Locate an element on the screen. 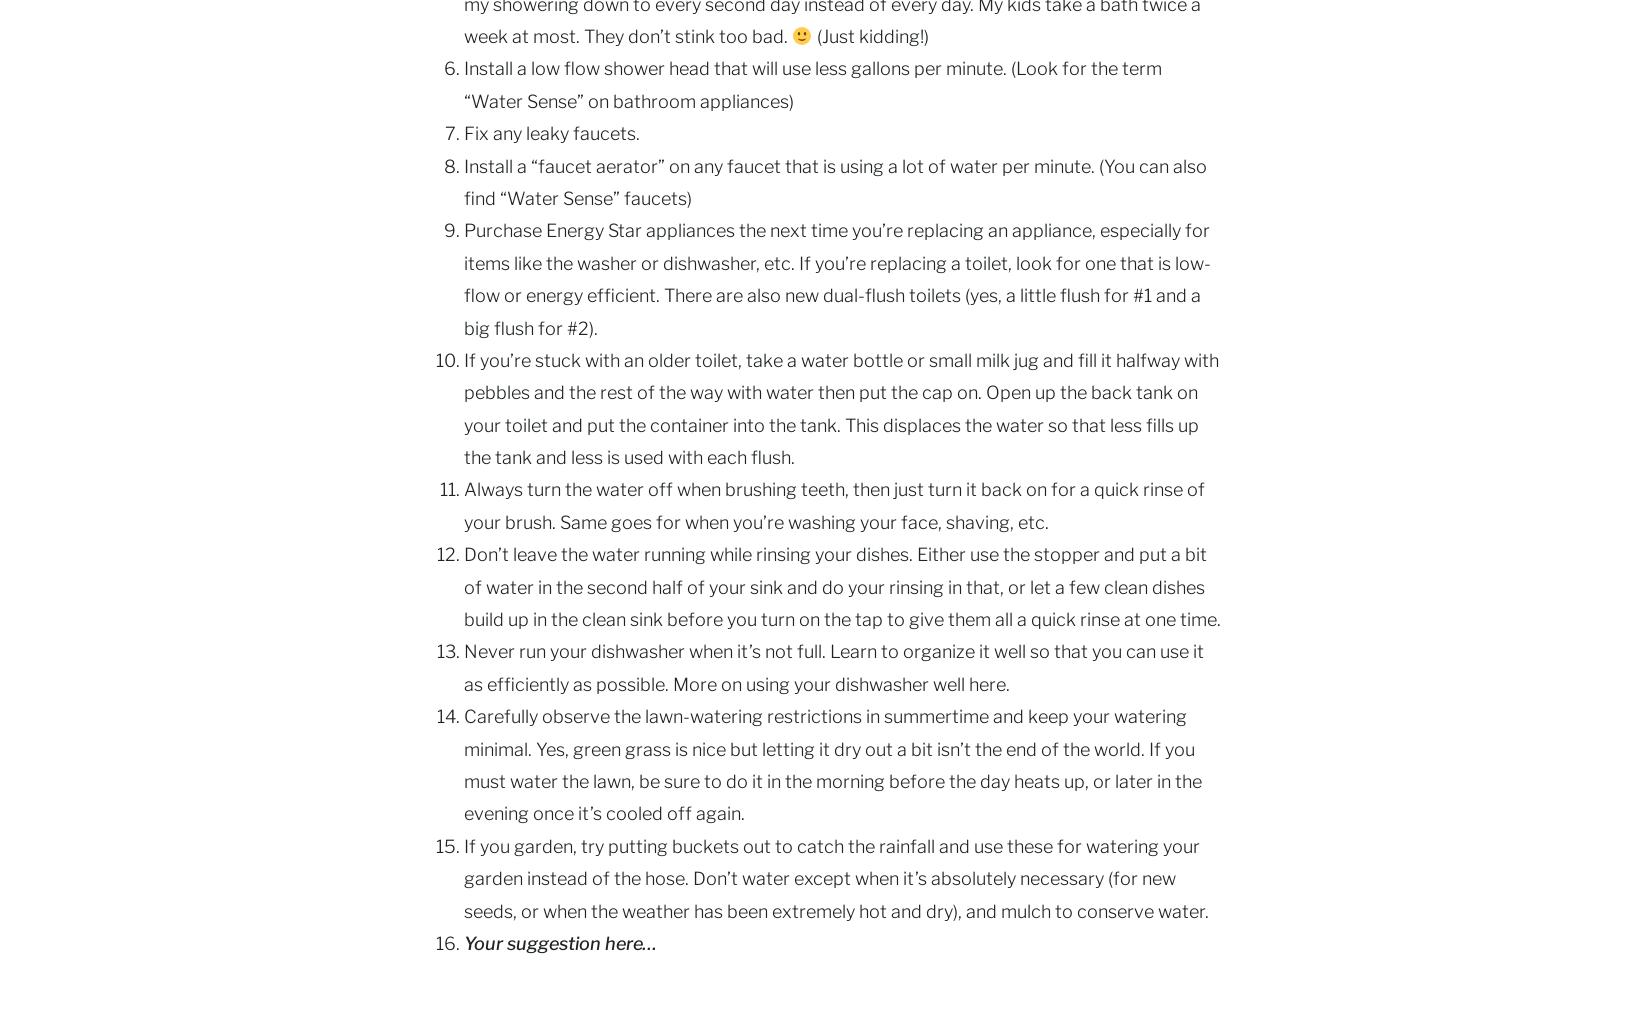 The height and width of the screenshot is (1034, 1650). 'If you’re stuck with an older toilet, take a water bottle or small milk jug and fill it halfway with pebbles and the rest of the way with water then put the cap on. Open up the back tank on your toilet and put the container into the tank. This displaces the water so that less fills up the tank and less is used with each flush.' is located at coordinates (841, 407).